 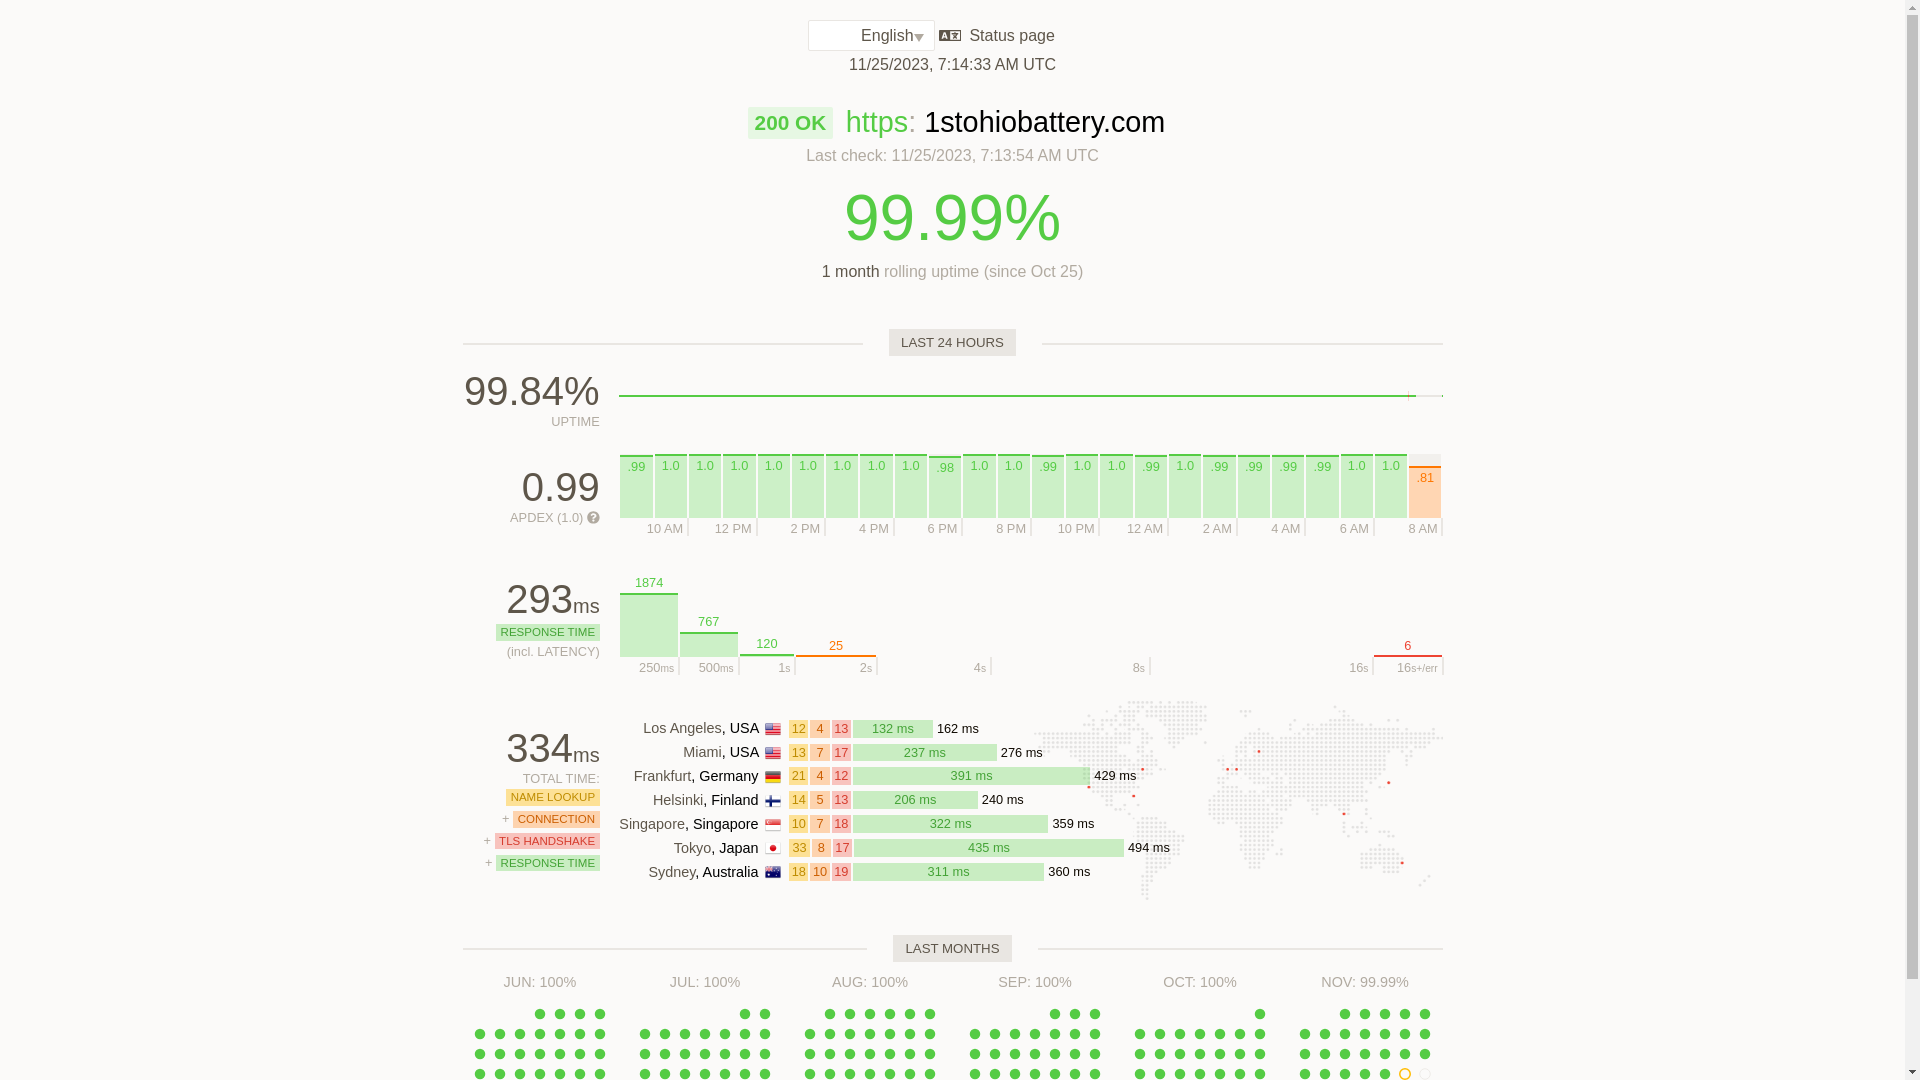 What do you see at coordinates (480, 1033) in the screenshot?
I see `'<small>Jun 05:</small> No downtime'` at bounding box center [480, 1033].